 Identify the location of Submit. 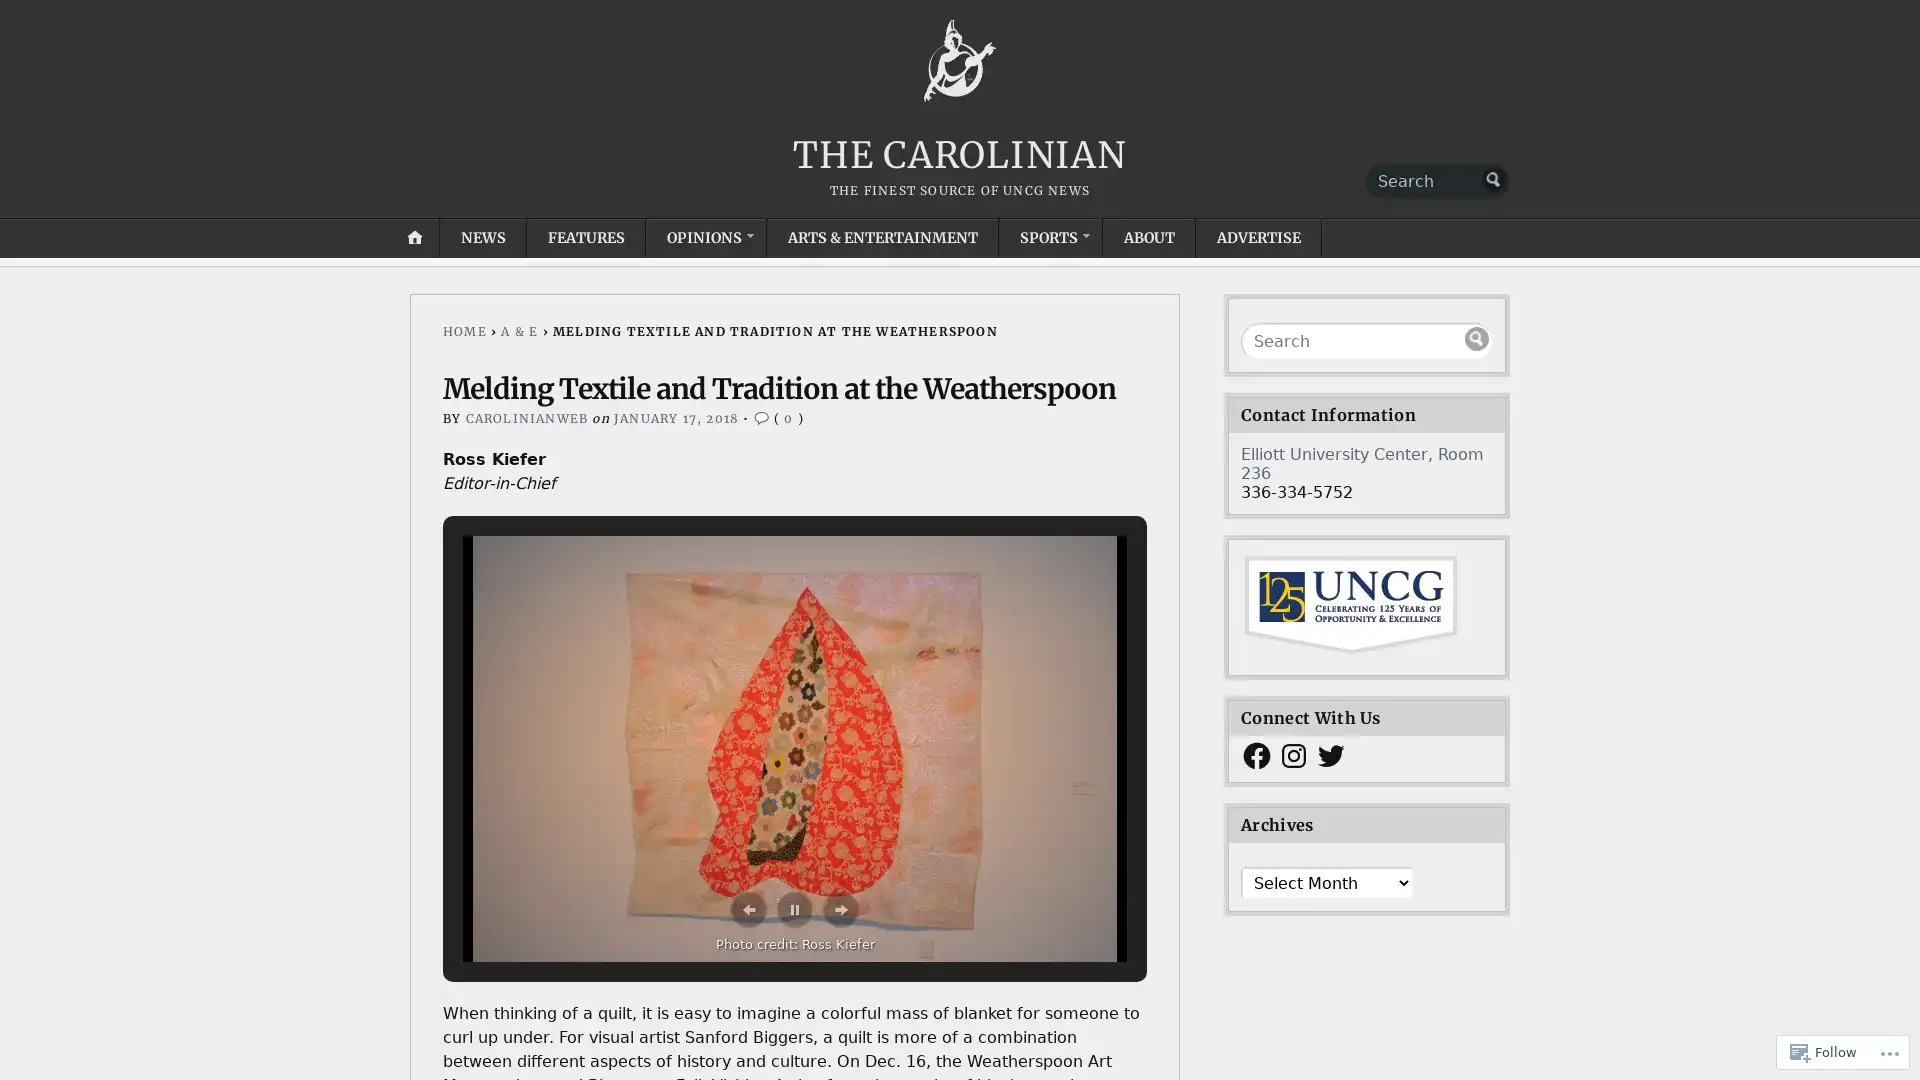
(1477, 337).